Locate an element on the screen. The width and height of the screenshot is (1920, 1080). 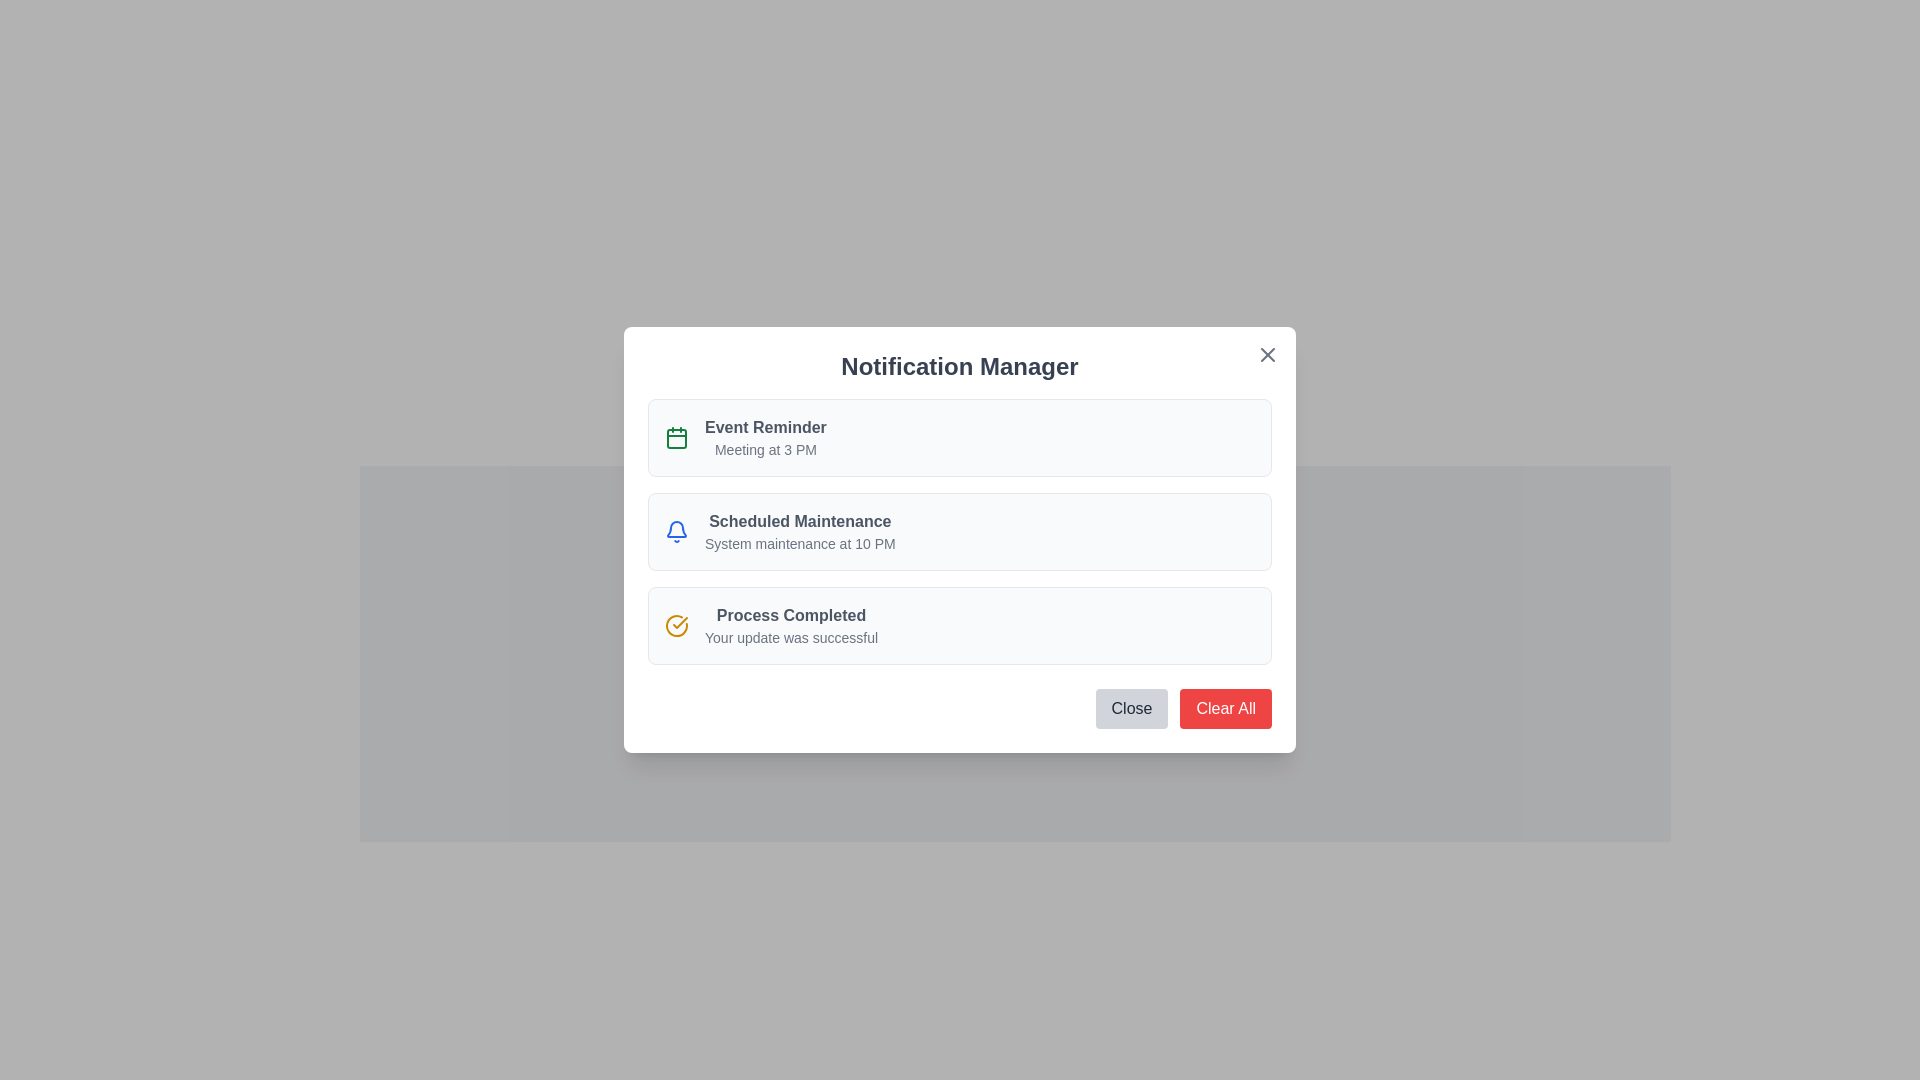
static text message 'Your update was successful' which is centrally located beneath the 'Process Completed' label in the Notification Manager interface is located at coordinates (790, 637).